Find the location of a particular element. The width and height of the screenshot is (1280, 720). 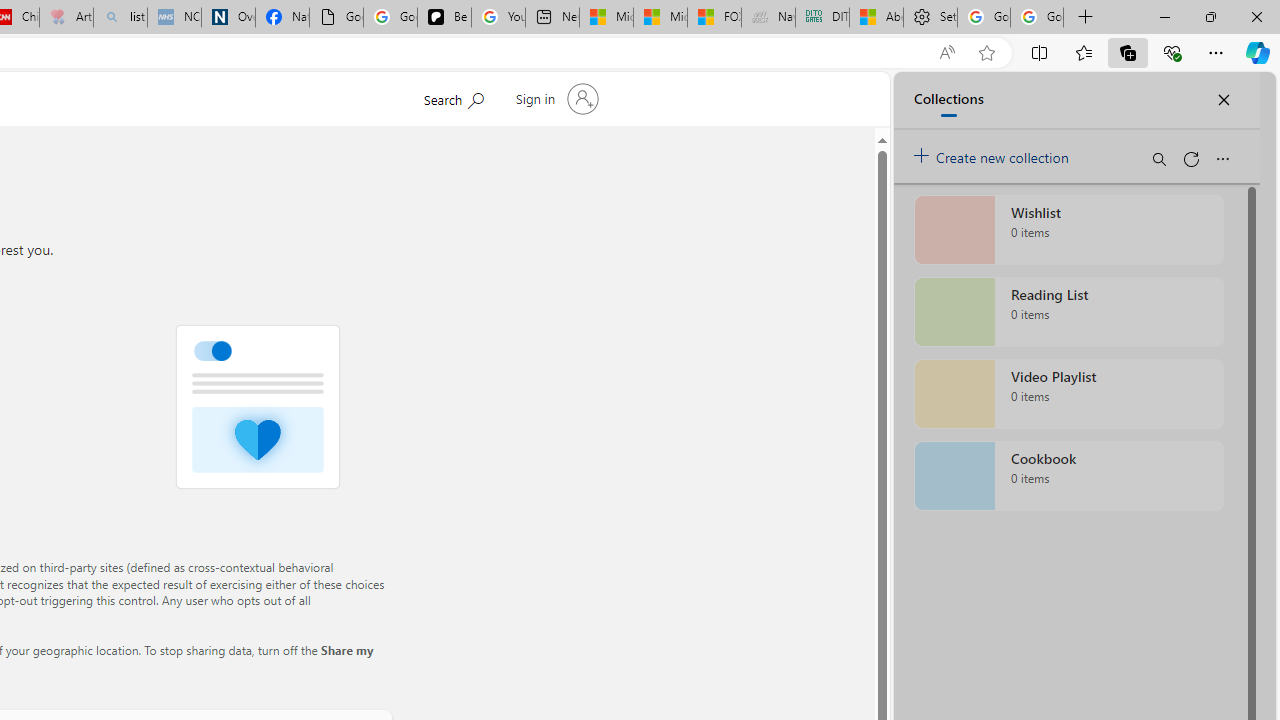

'Microsoft Start' is located at coordinates (660, 17).